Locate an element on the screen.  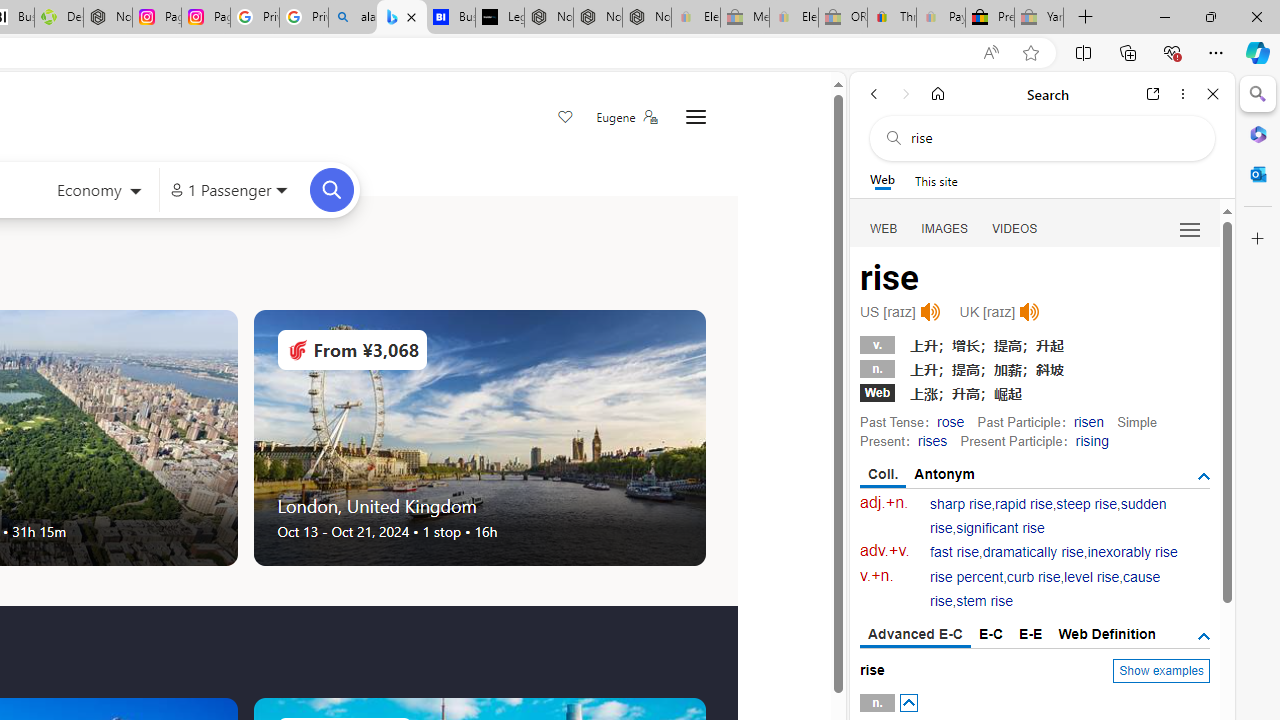
'risen' is located at coordinates (1087, 420).